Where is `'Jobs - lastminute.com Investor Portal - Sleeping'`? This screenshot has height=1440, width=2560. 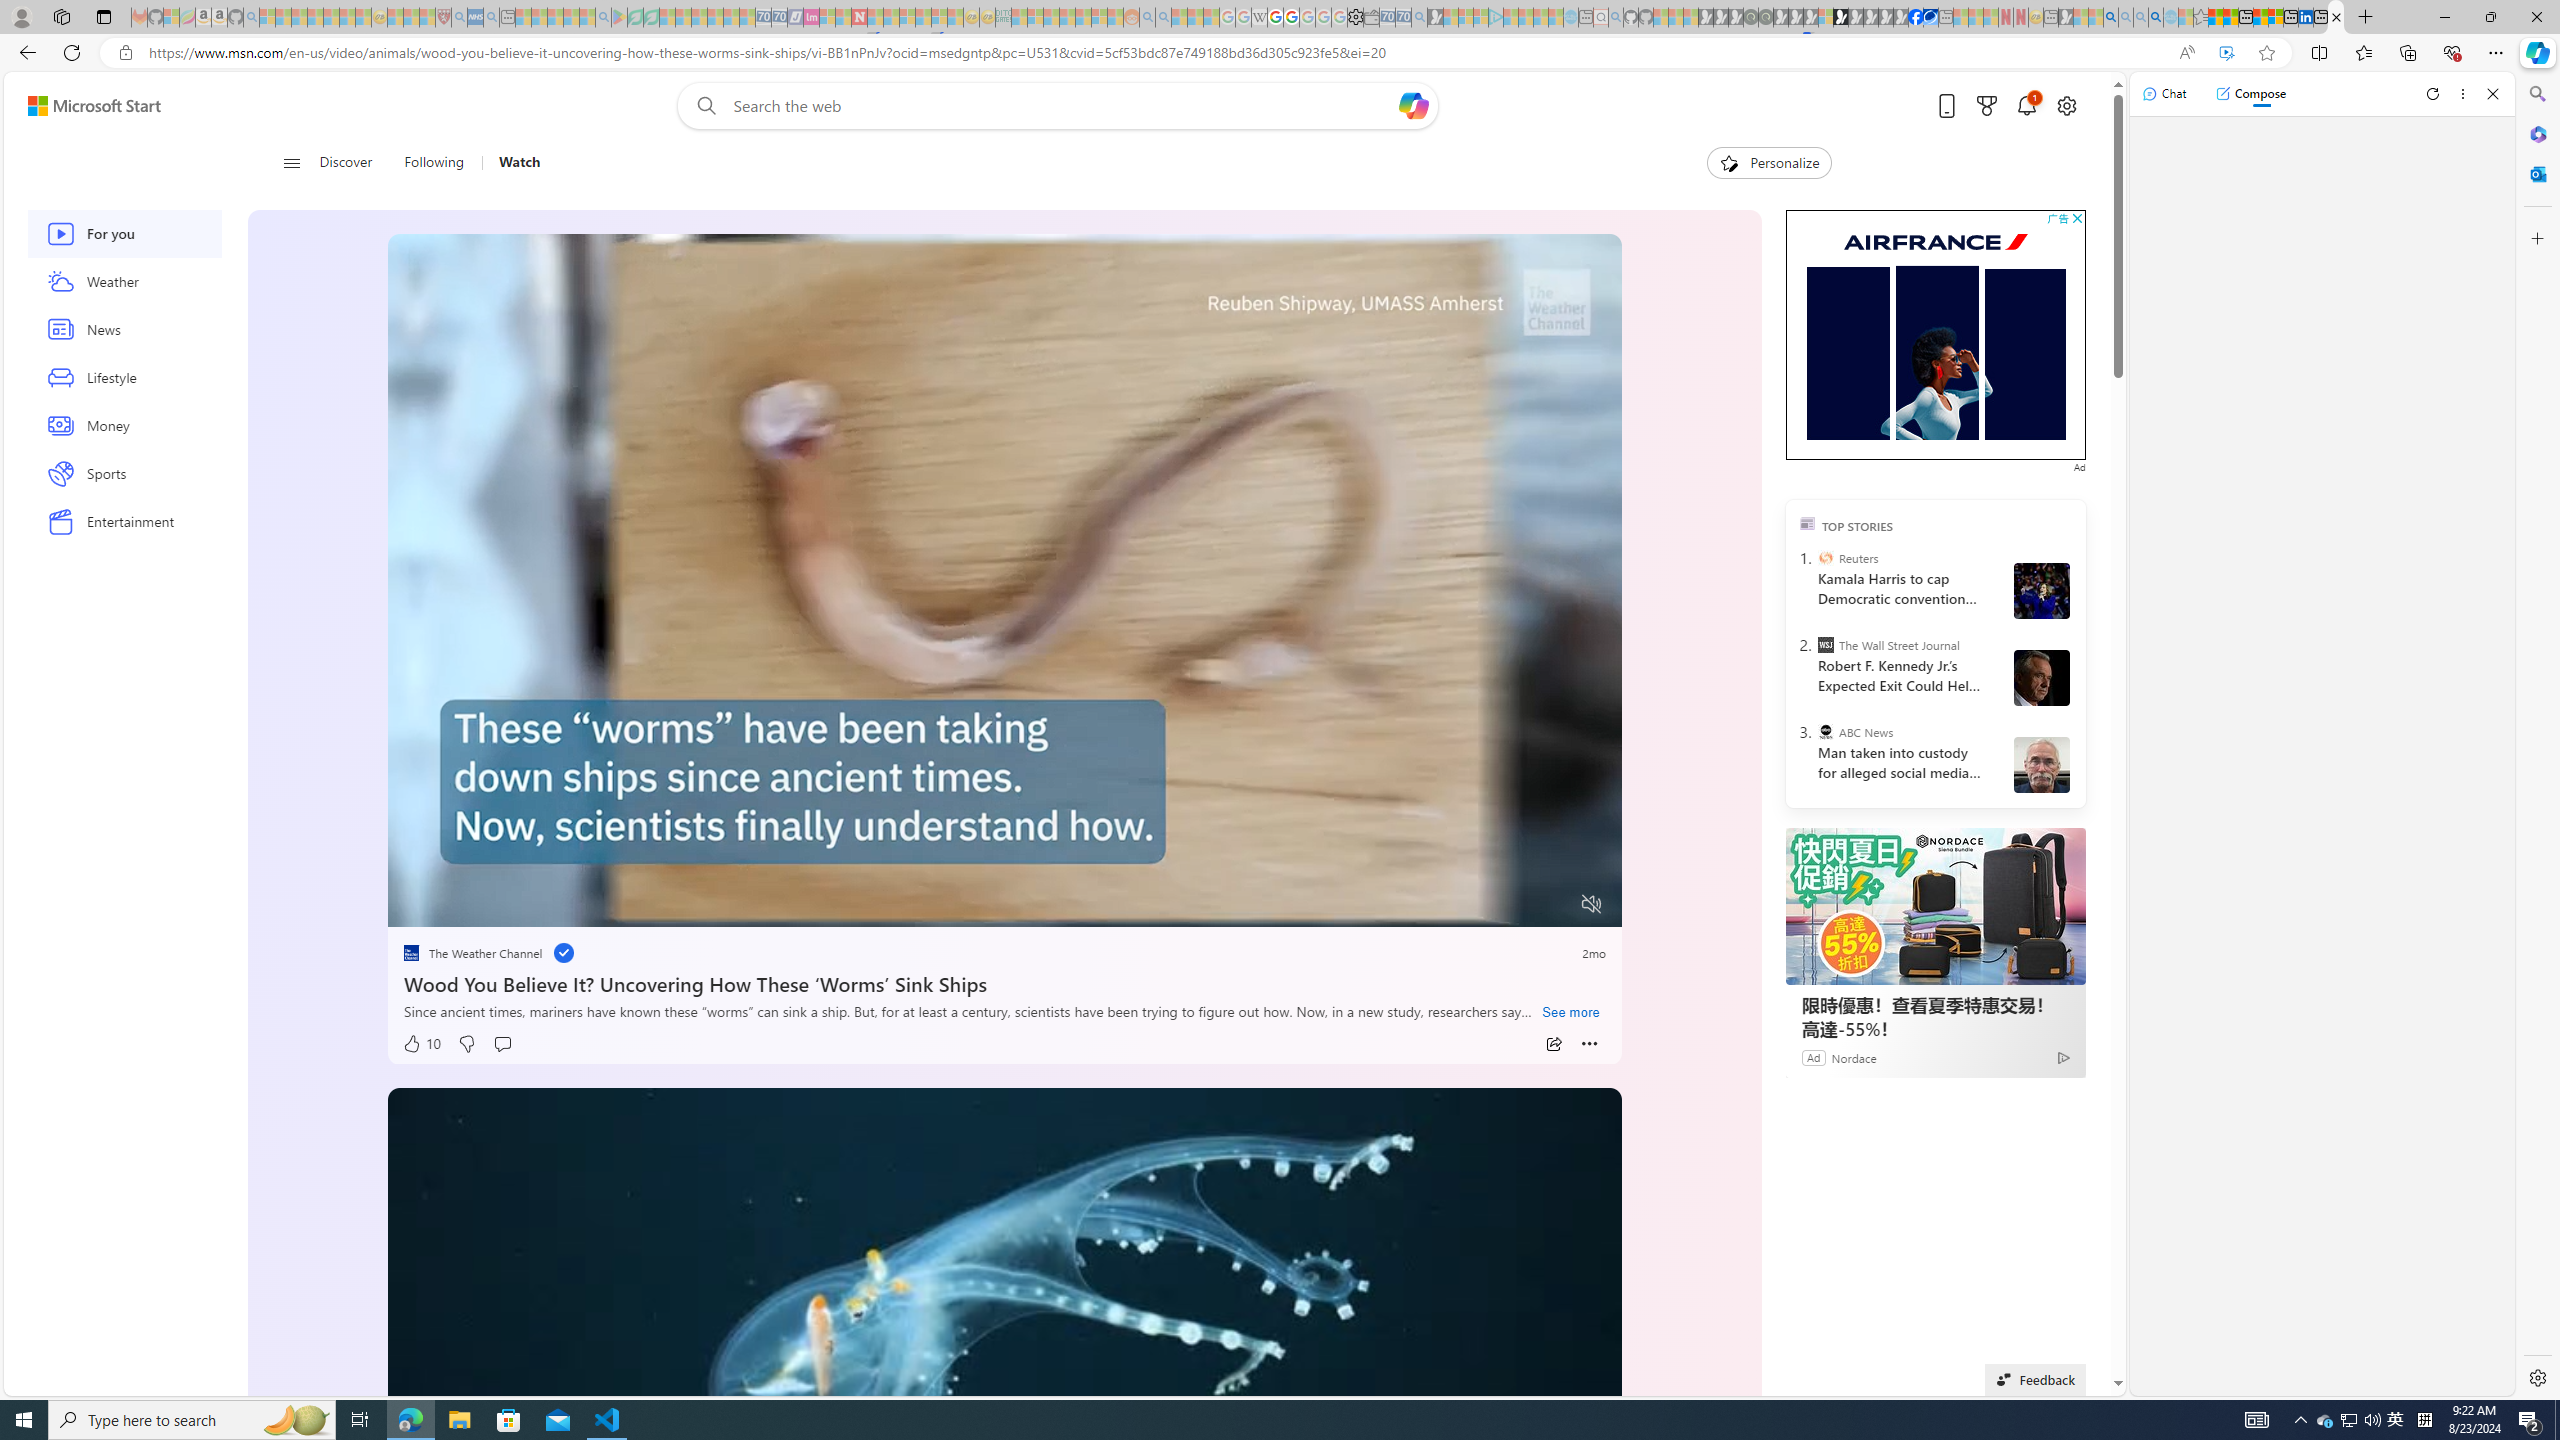
'Jobs - lastminute.com Investor Portal - Sleeping' is located at coordinates (811, 16).